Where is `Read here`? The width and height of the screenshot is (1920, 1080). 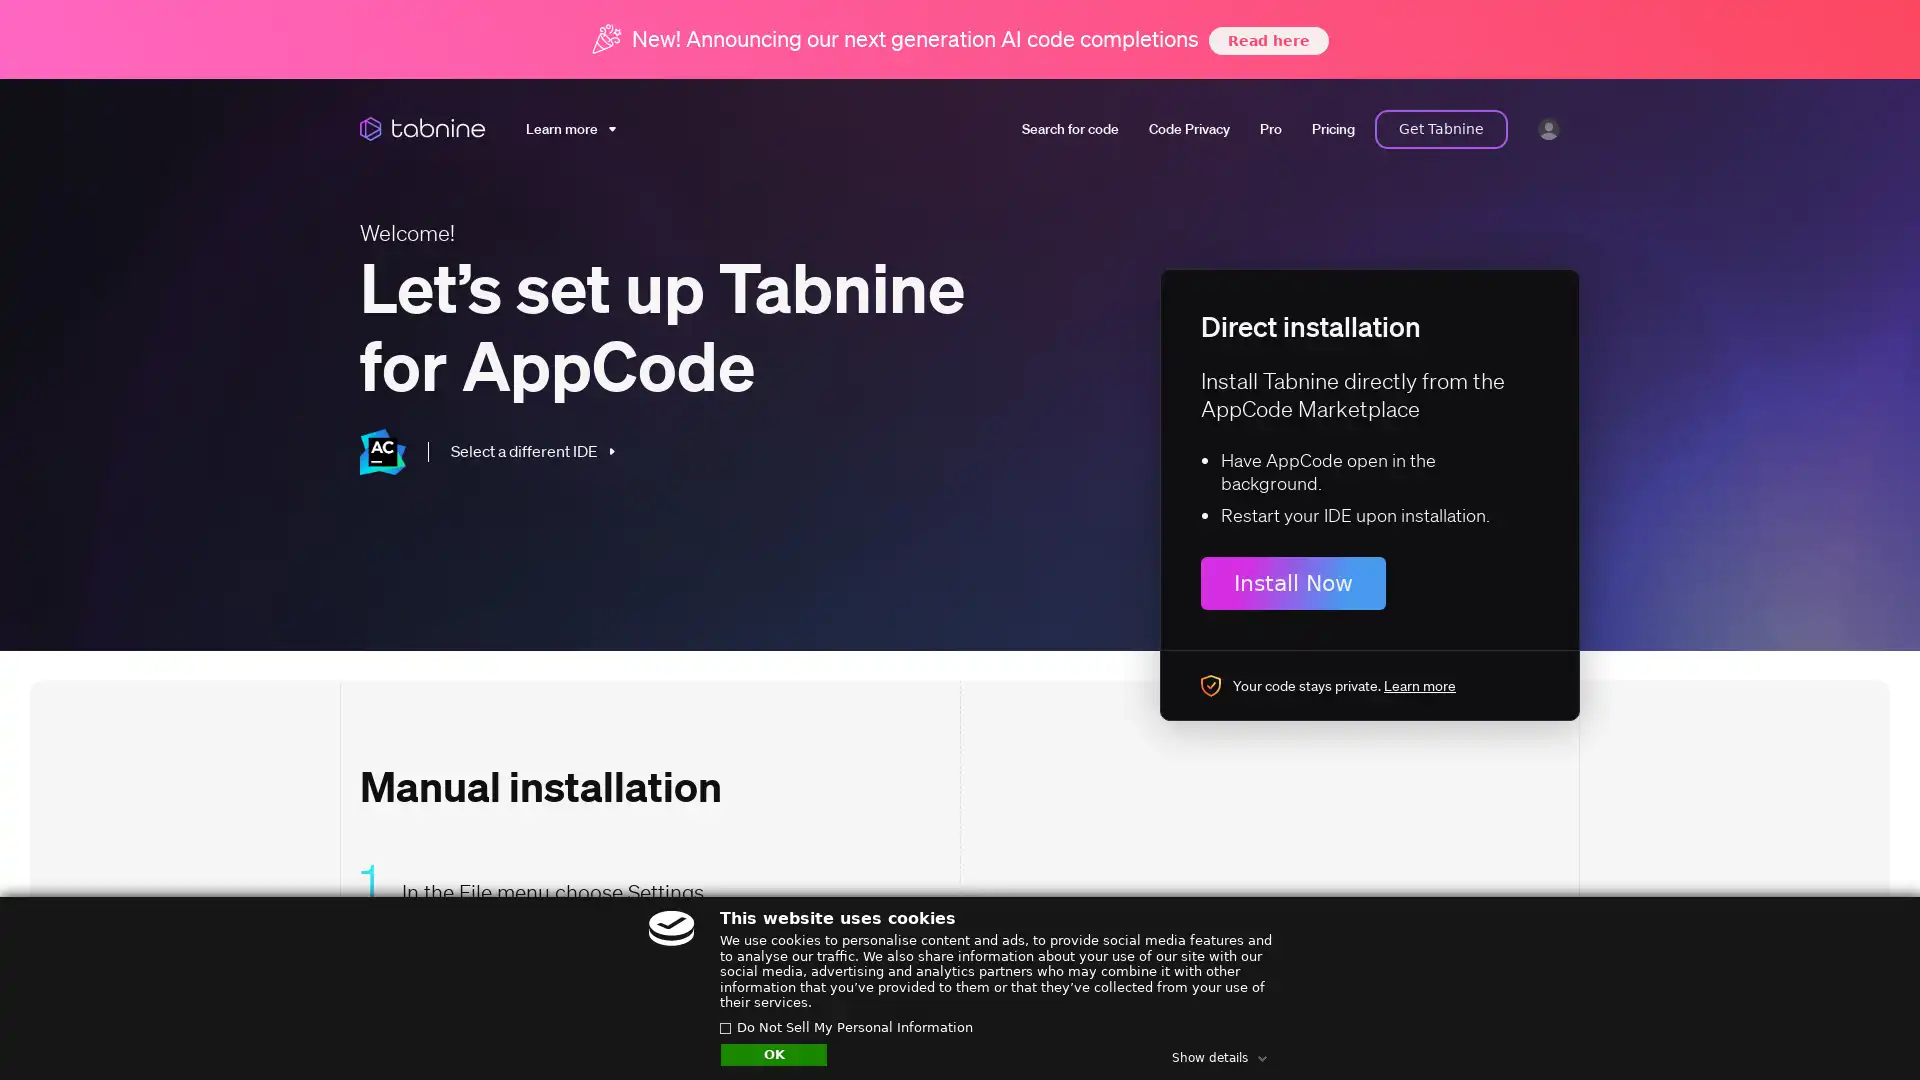
Read here is located at coordinates (1266, 39).